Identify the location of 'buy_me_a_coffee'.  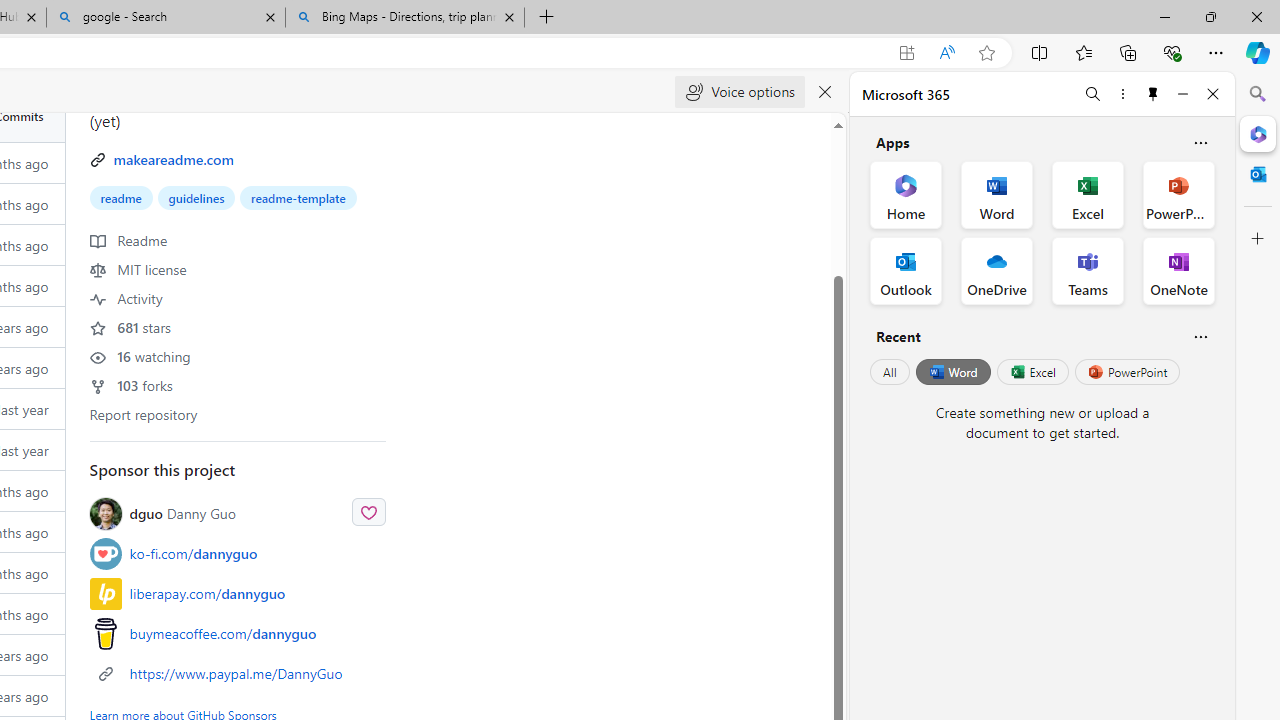
(104, 633).